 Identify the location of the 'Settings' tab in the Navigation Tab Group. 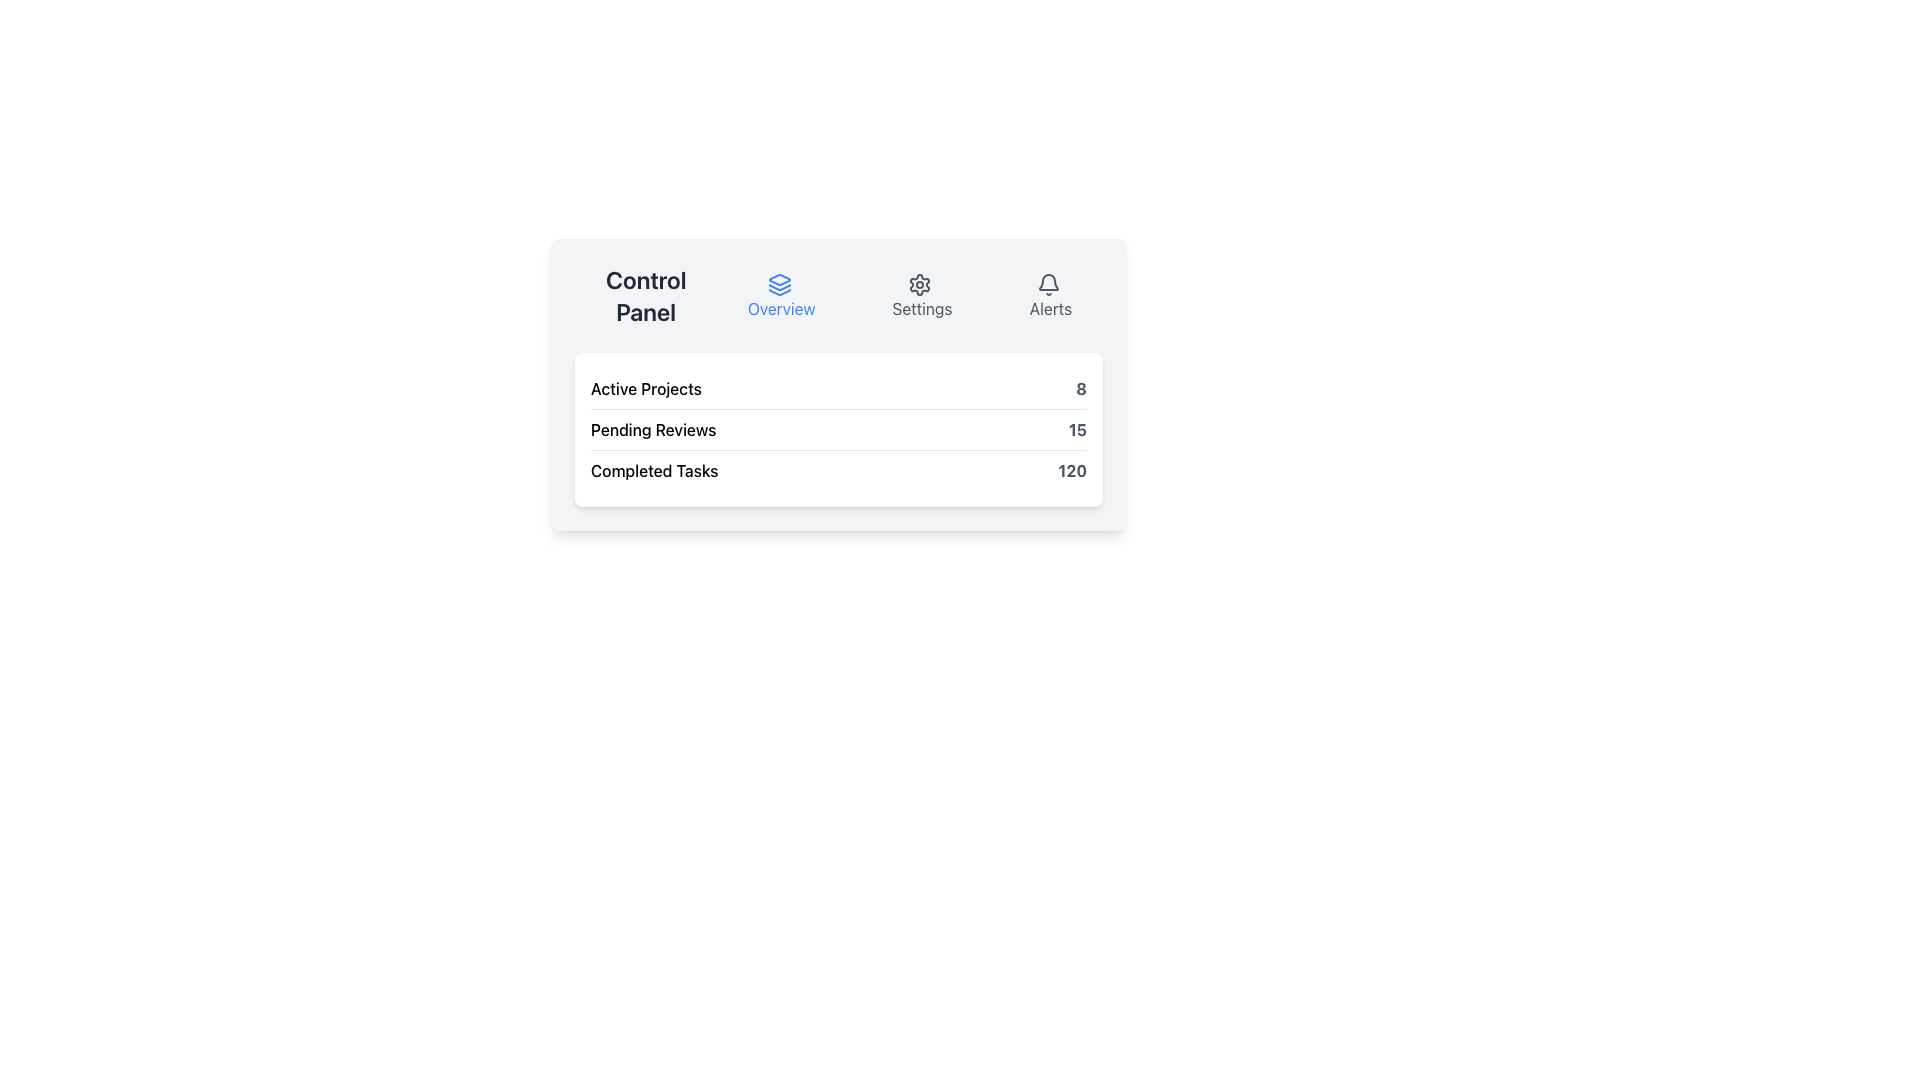
(909, 295).